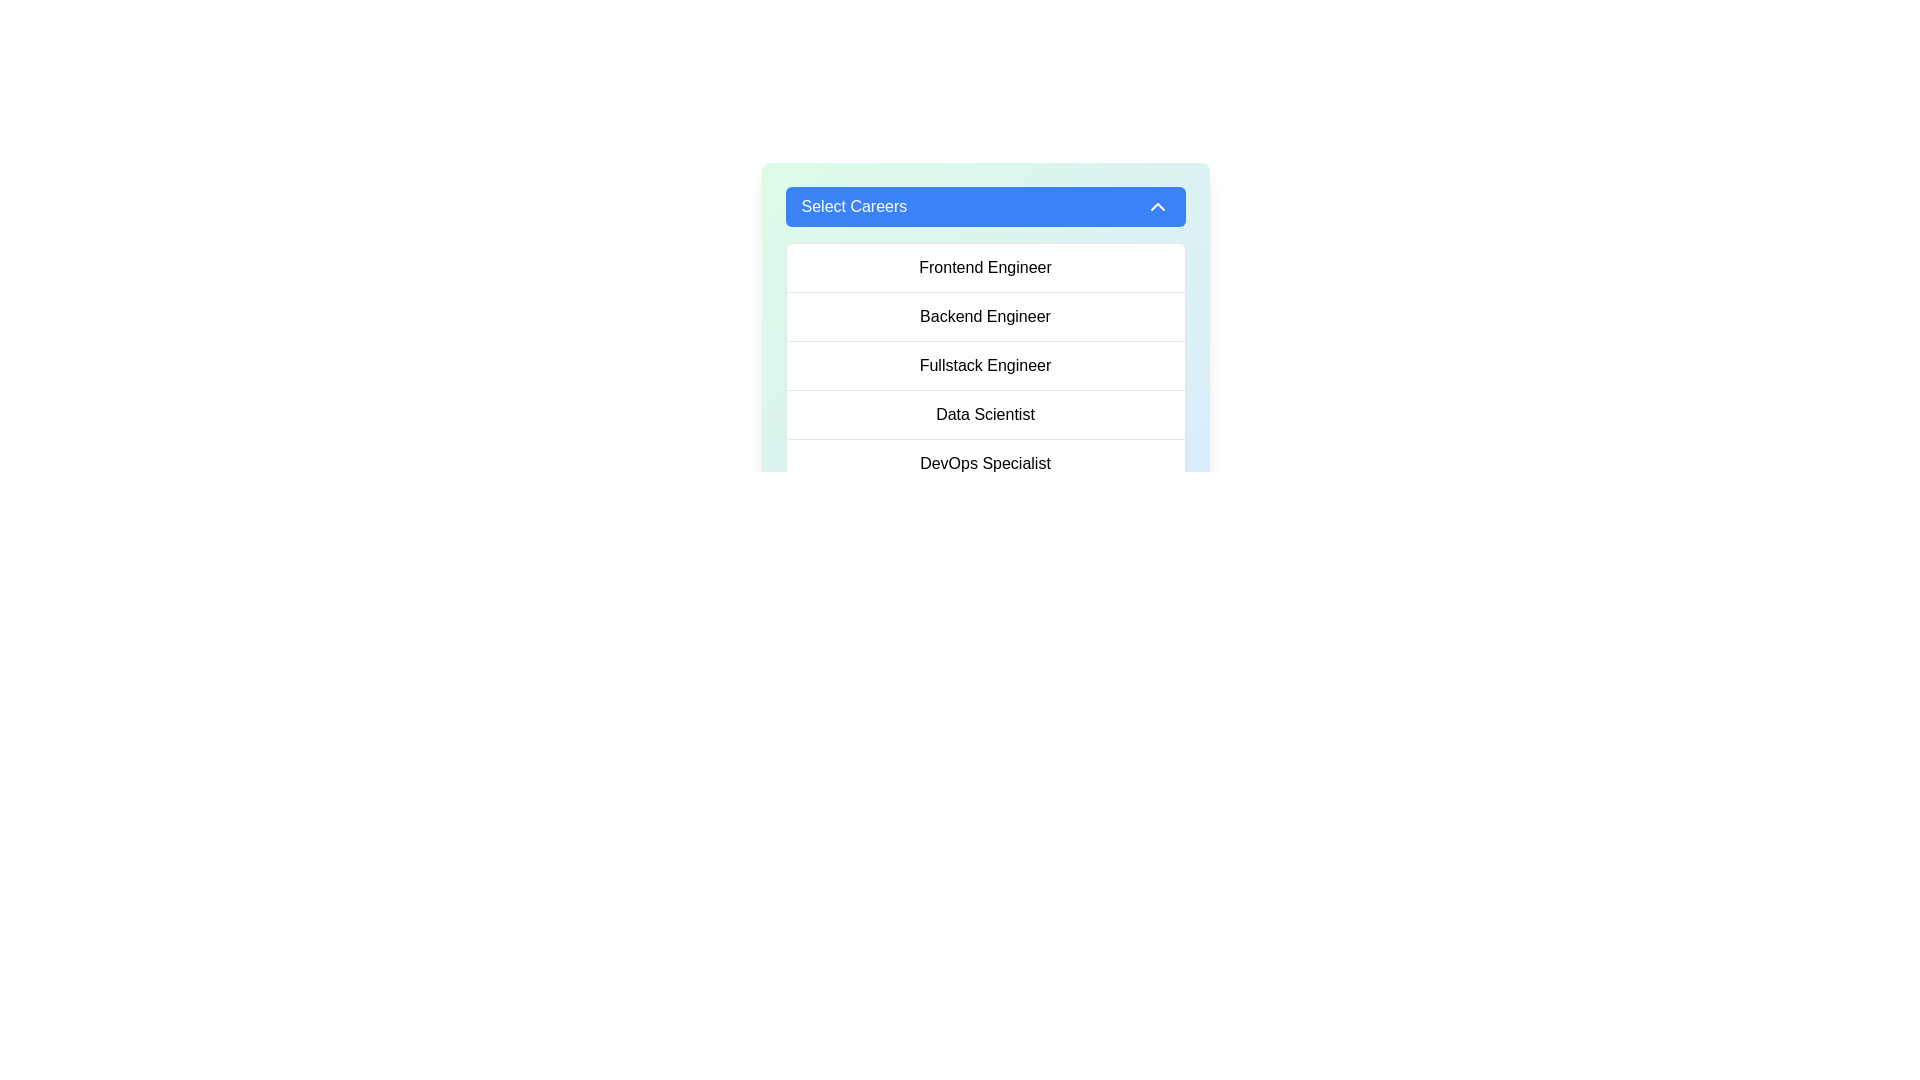 This screenshot has width=1920, height=1080. What do you see at coordinates (985, 463) in the screenshot?
I see `the list item labeled 'DevOps Specialist'` at bounding box center [985, 463].